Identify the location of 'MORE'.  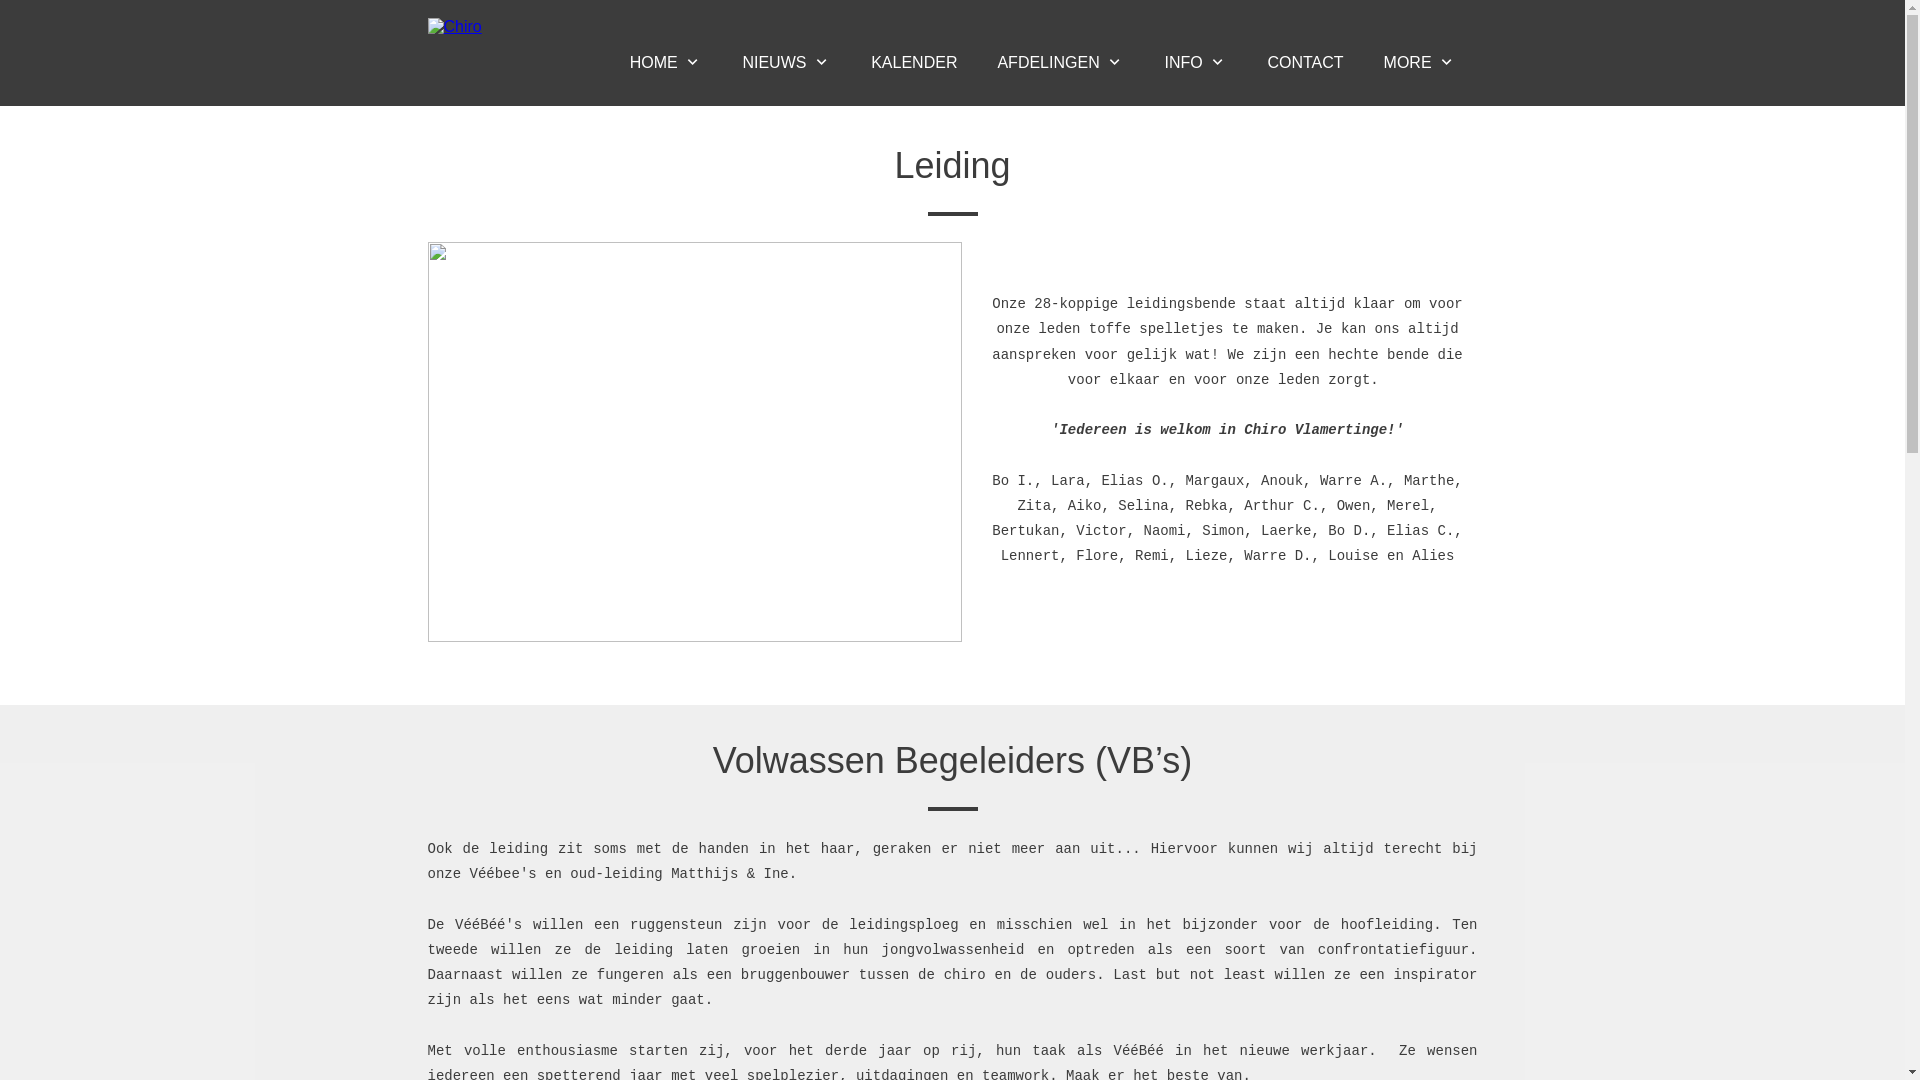
(1419, 61).